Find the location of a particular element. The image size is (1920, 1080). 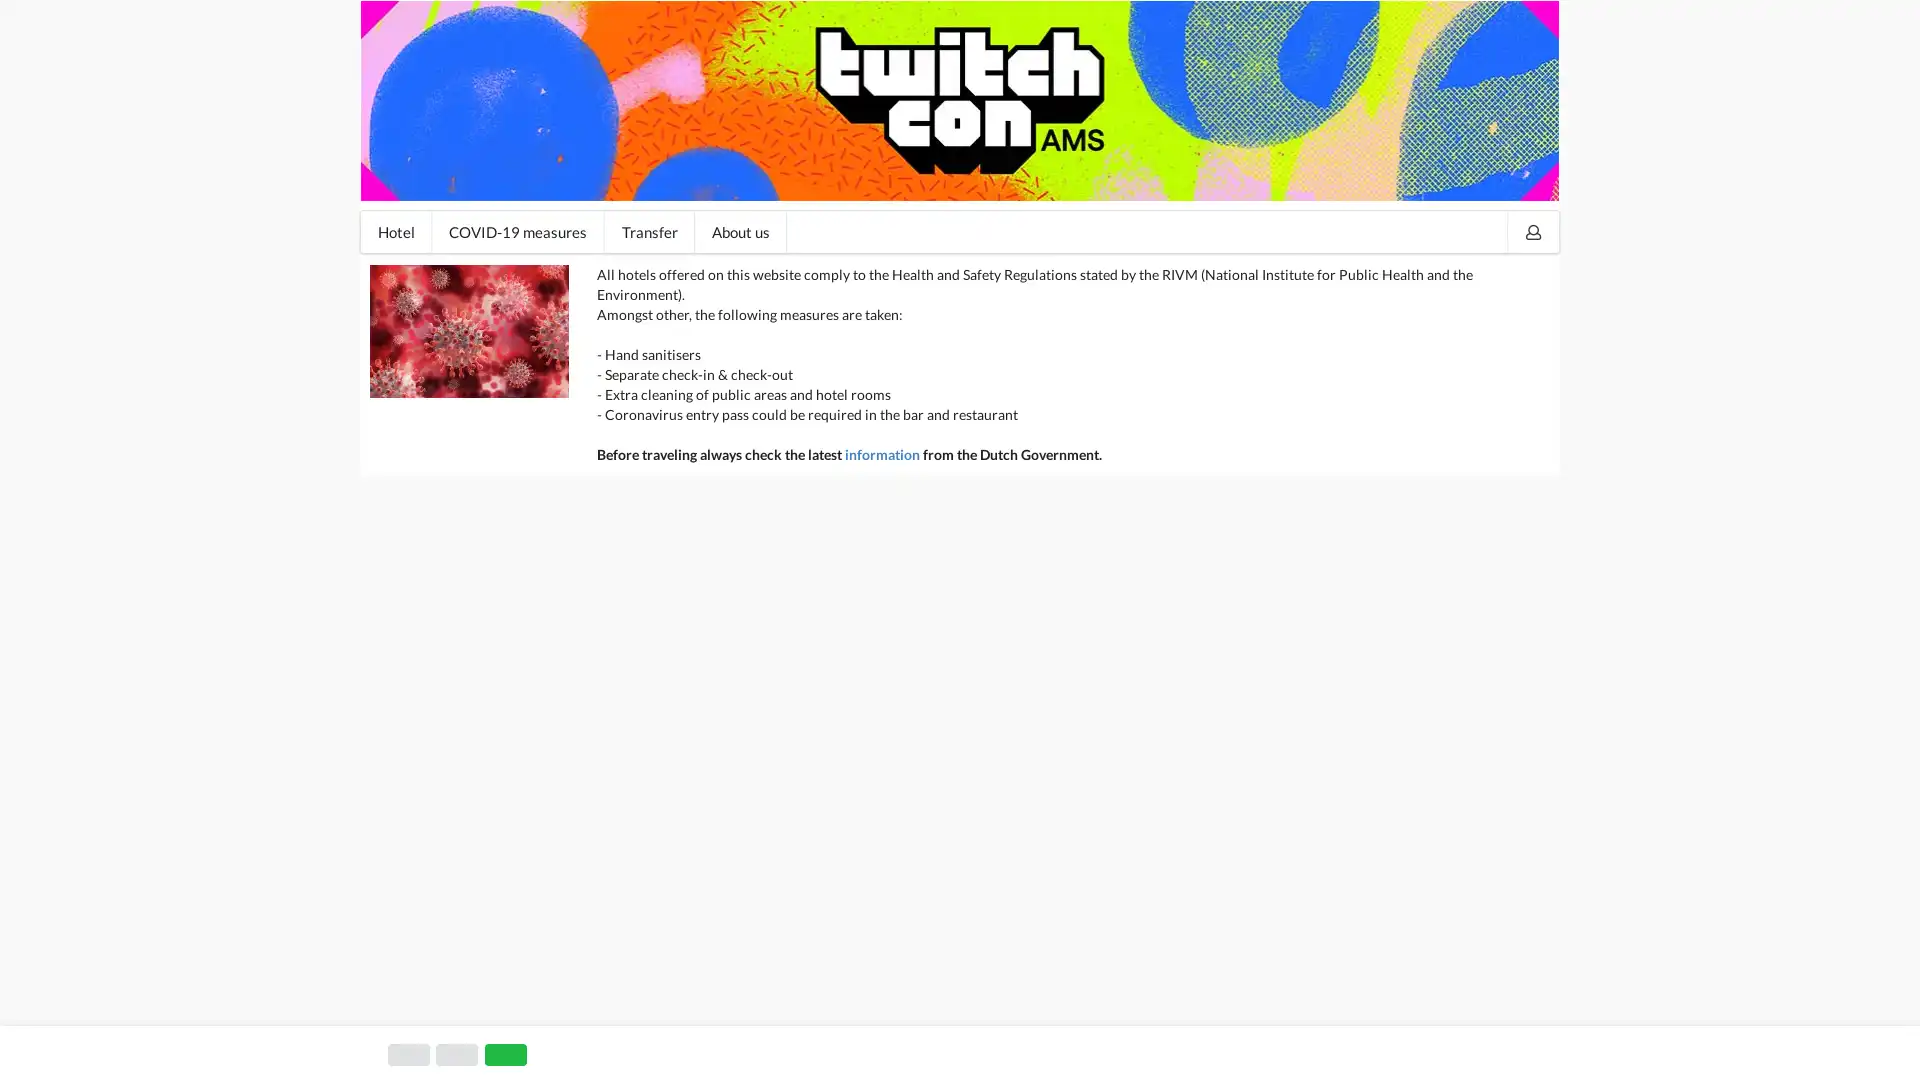

Allow All is located at coordinates (1483, 1047).